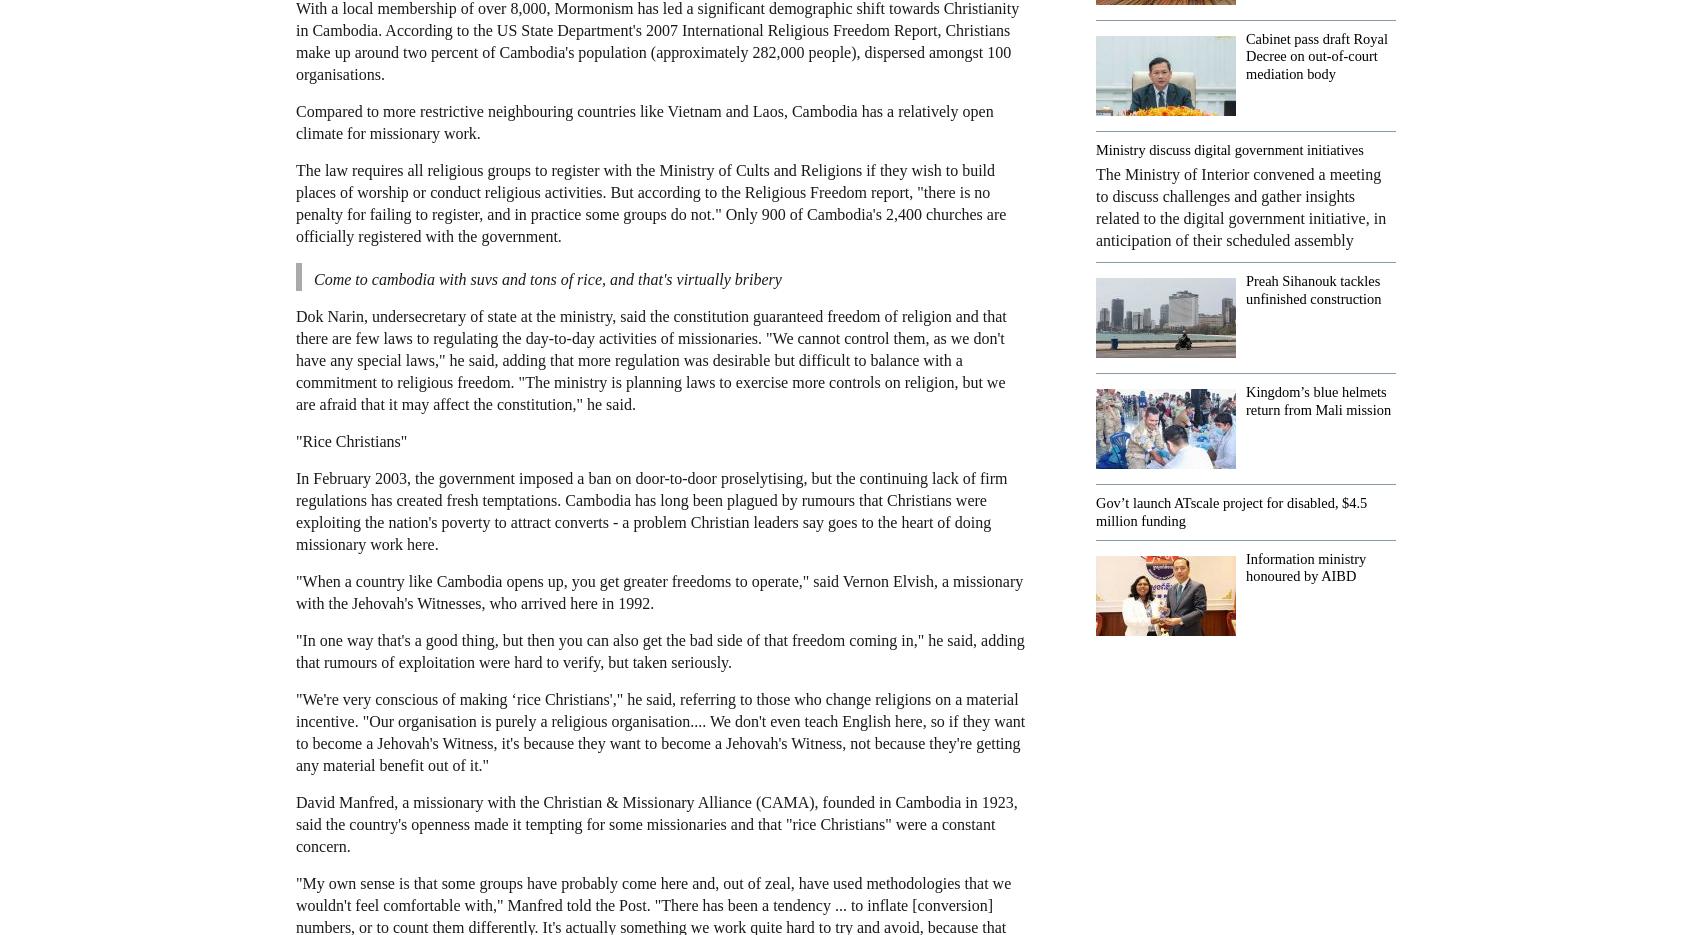  What do you see at coordinates (1312, 288) in the screenshot?
I see `'Preah Sihanouk tackles unfinished construction'` at bounding box center [1312, 288].